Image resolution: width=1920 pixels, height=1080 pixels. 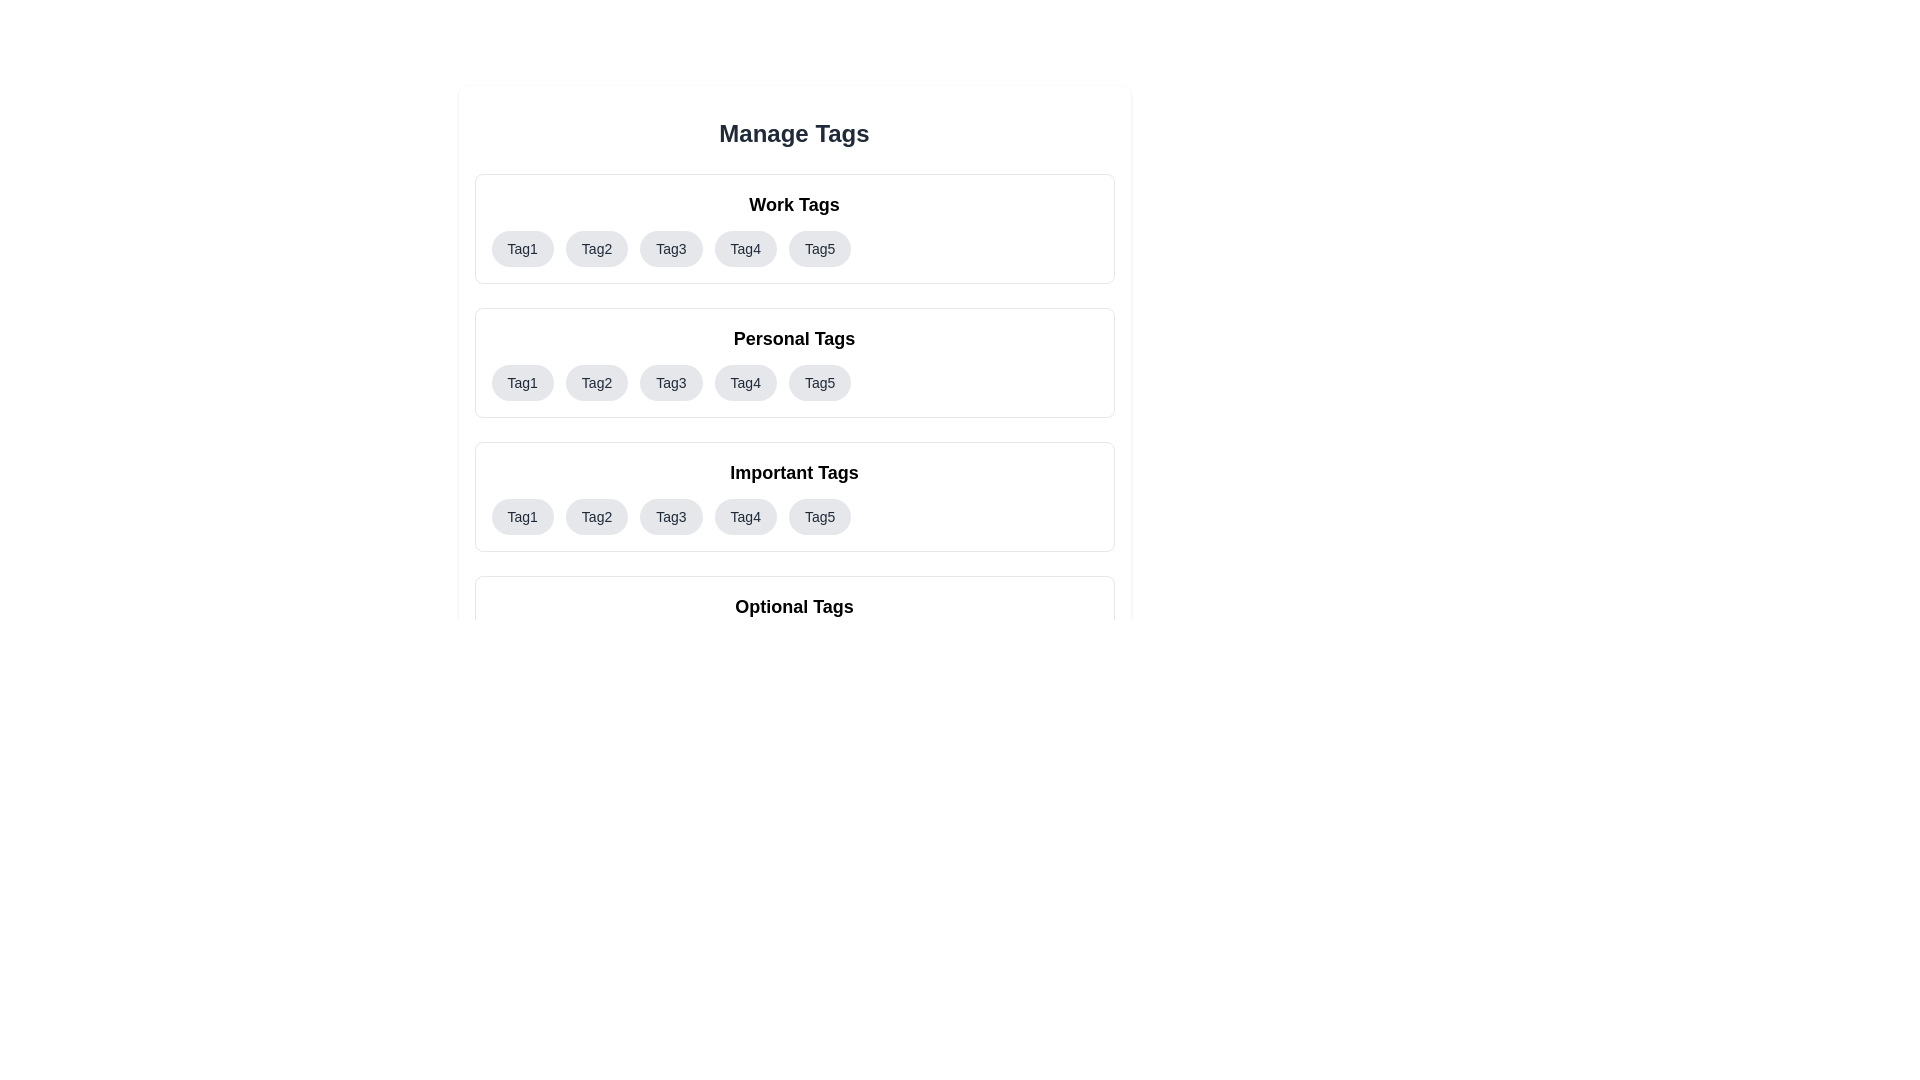 What do you see at coordinates (744, 515) in the screenshot?
I see `the fourth tag in the 'Important Tags' group` at bounding box center [744, 515].